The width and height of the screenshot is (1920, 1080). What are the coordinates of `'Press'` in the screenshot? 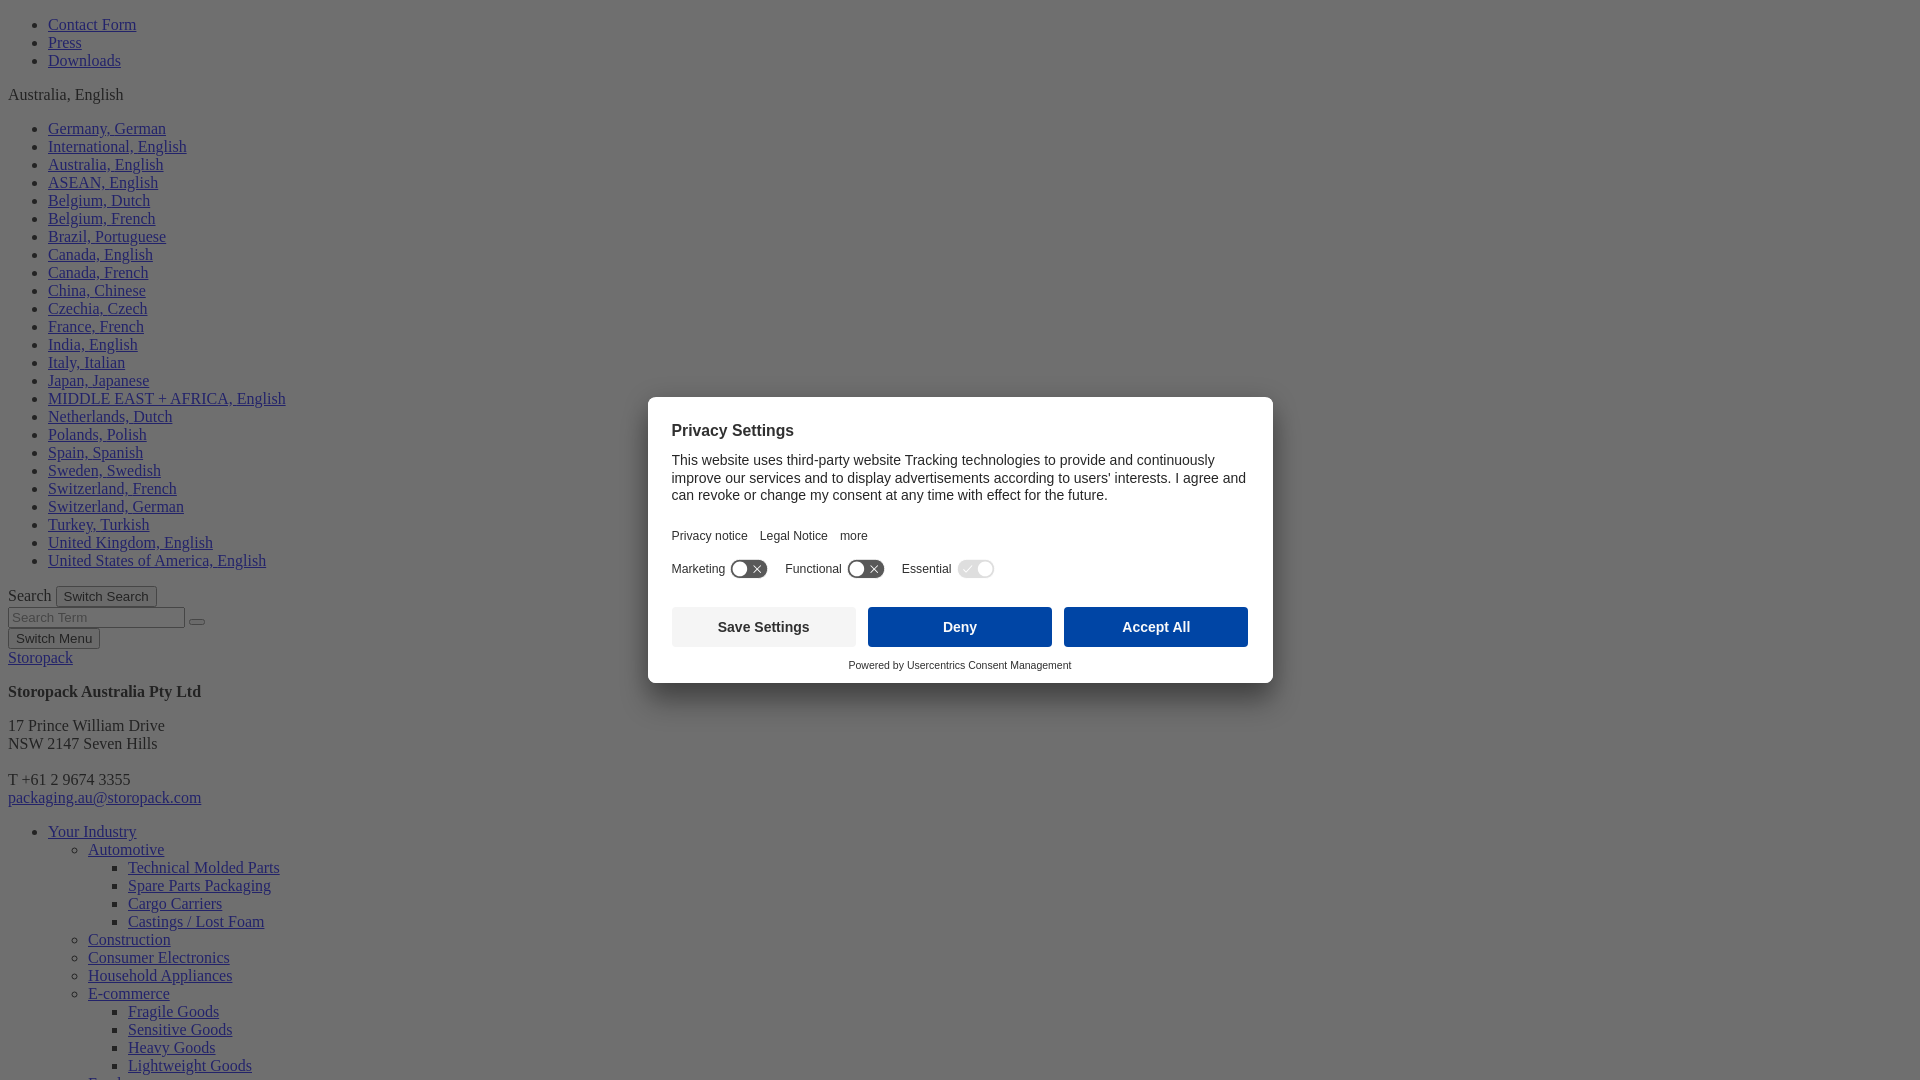 It's located at (65, 42).